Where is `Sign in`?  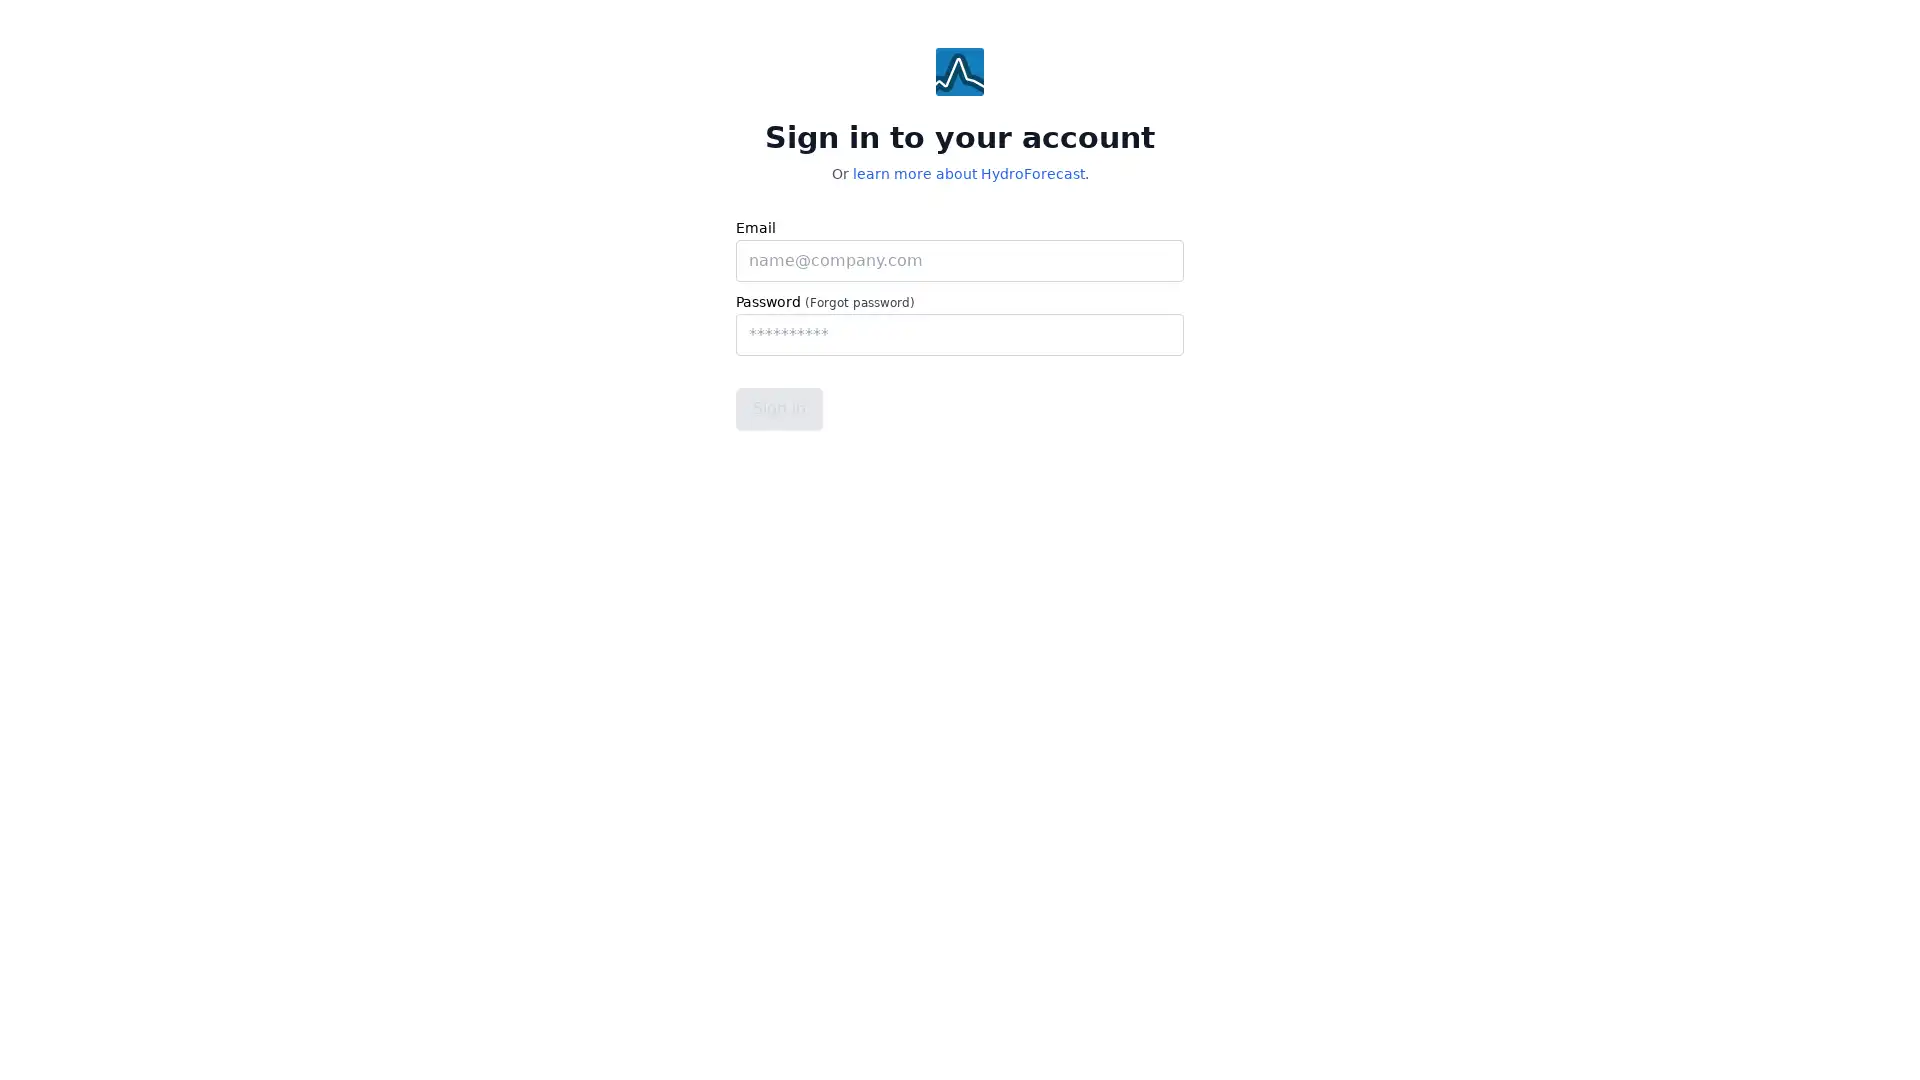 Sign in is located at coordinates (778, 407).